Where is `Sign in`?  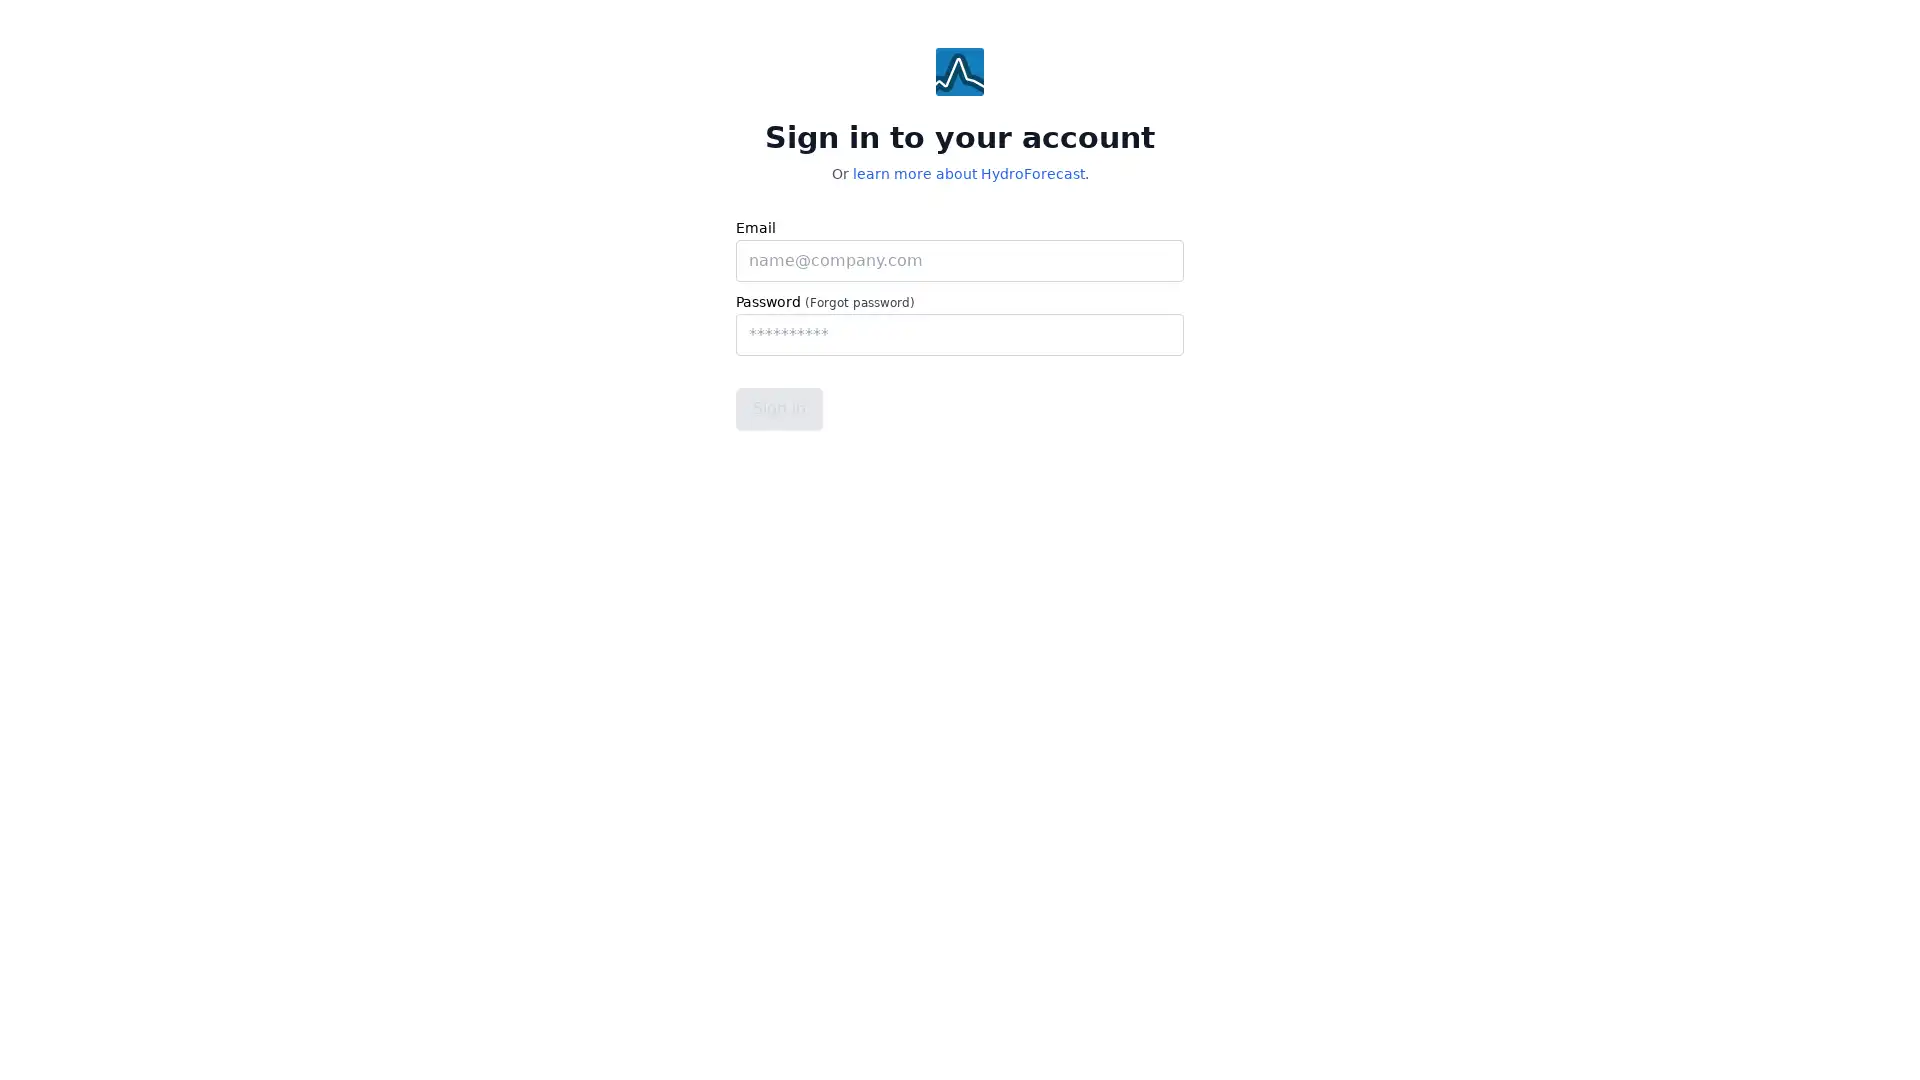 Sign in is located at coordinates (778, 407).